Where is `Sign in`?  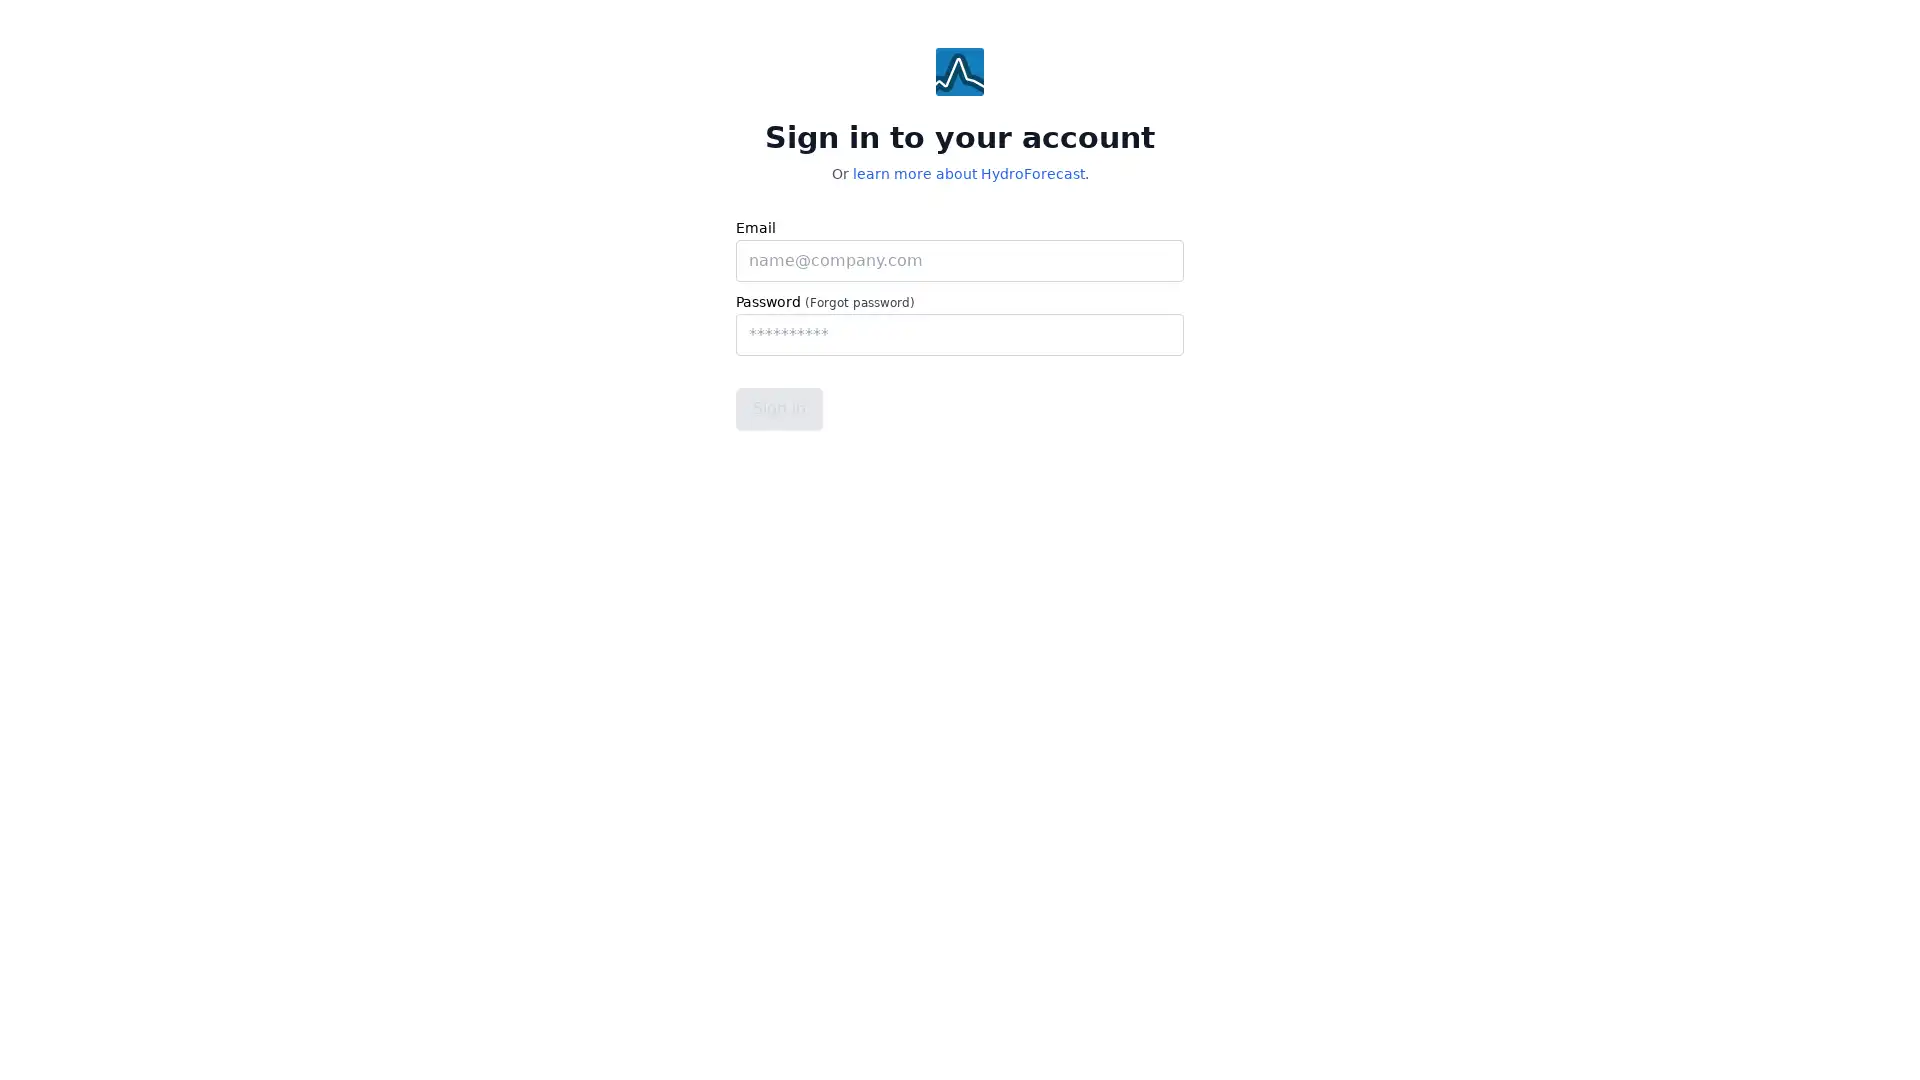 Sign in is located at coordinates (778, 407).